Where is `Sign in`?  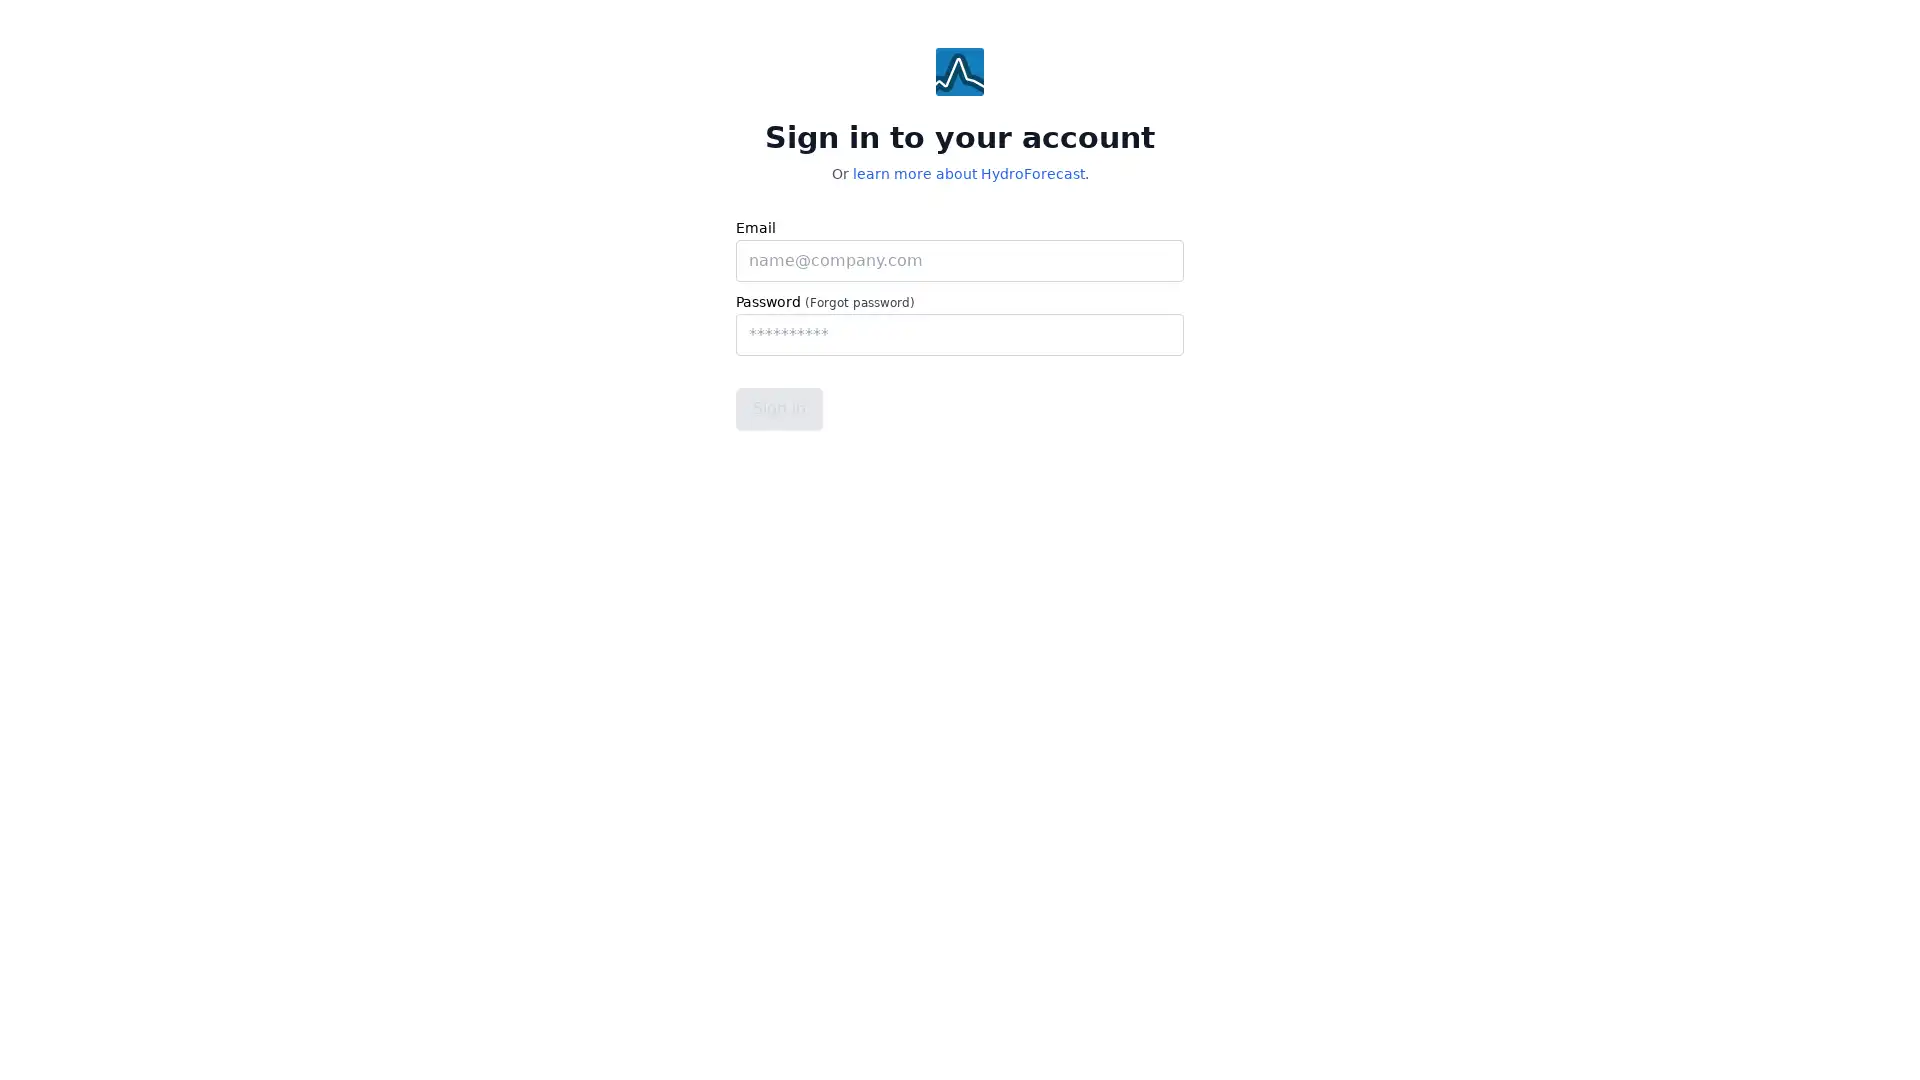 Sign in is located at coordinates (778, 407).